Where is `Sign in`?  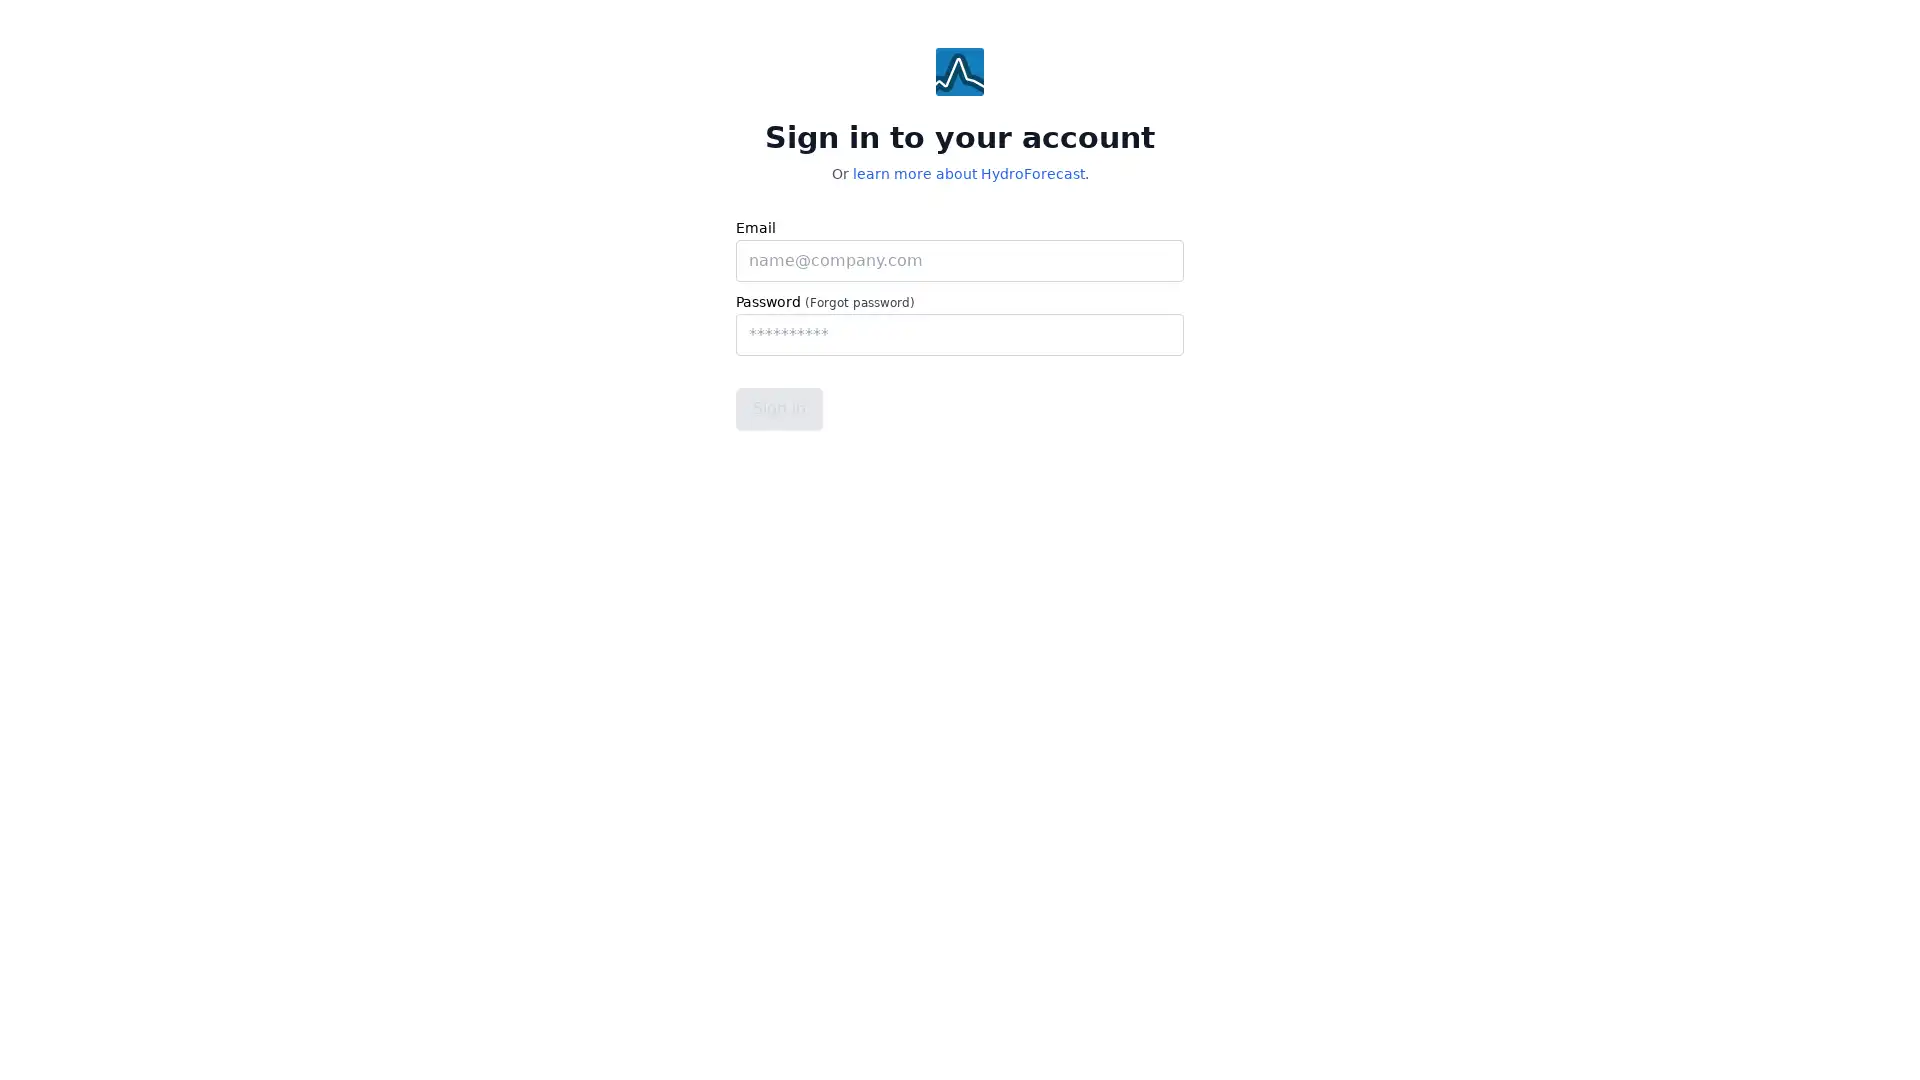 Sign in is located at coordinates (778, 407).